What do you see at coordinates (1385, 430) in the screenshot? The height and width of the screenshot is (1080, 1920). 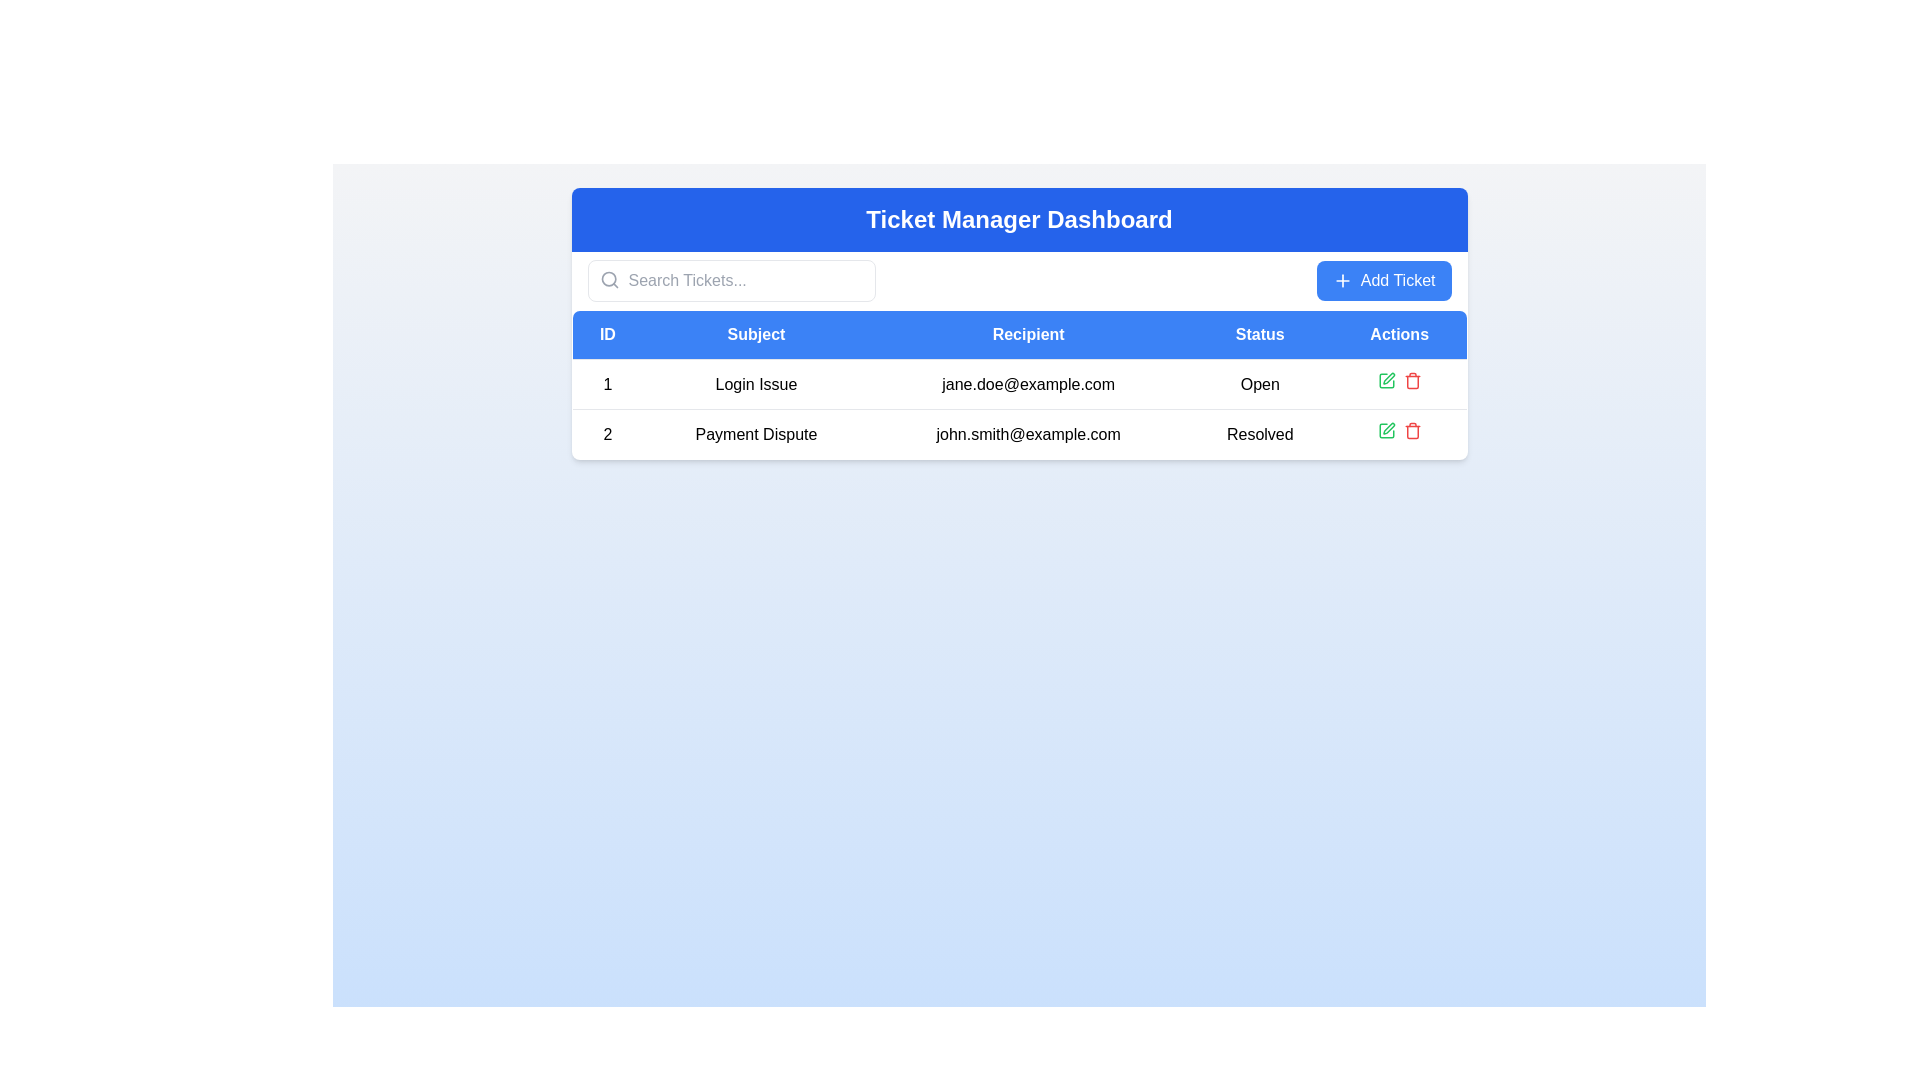 I see `the green pencil icon button in the 'Actions' column of the second row of the table` at bounding box center [1385, 430].